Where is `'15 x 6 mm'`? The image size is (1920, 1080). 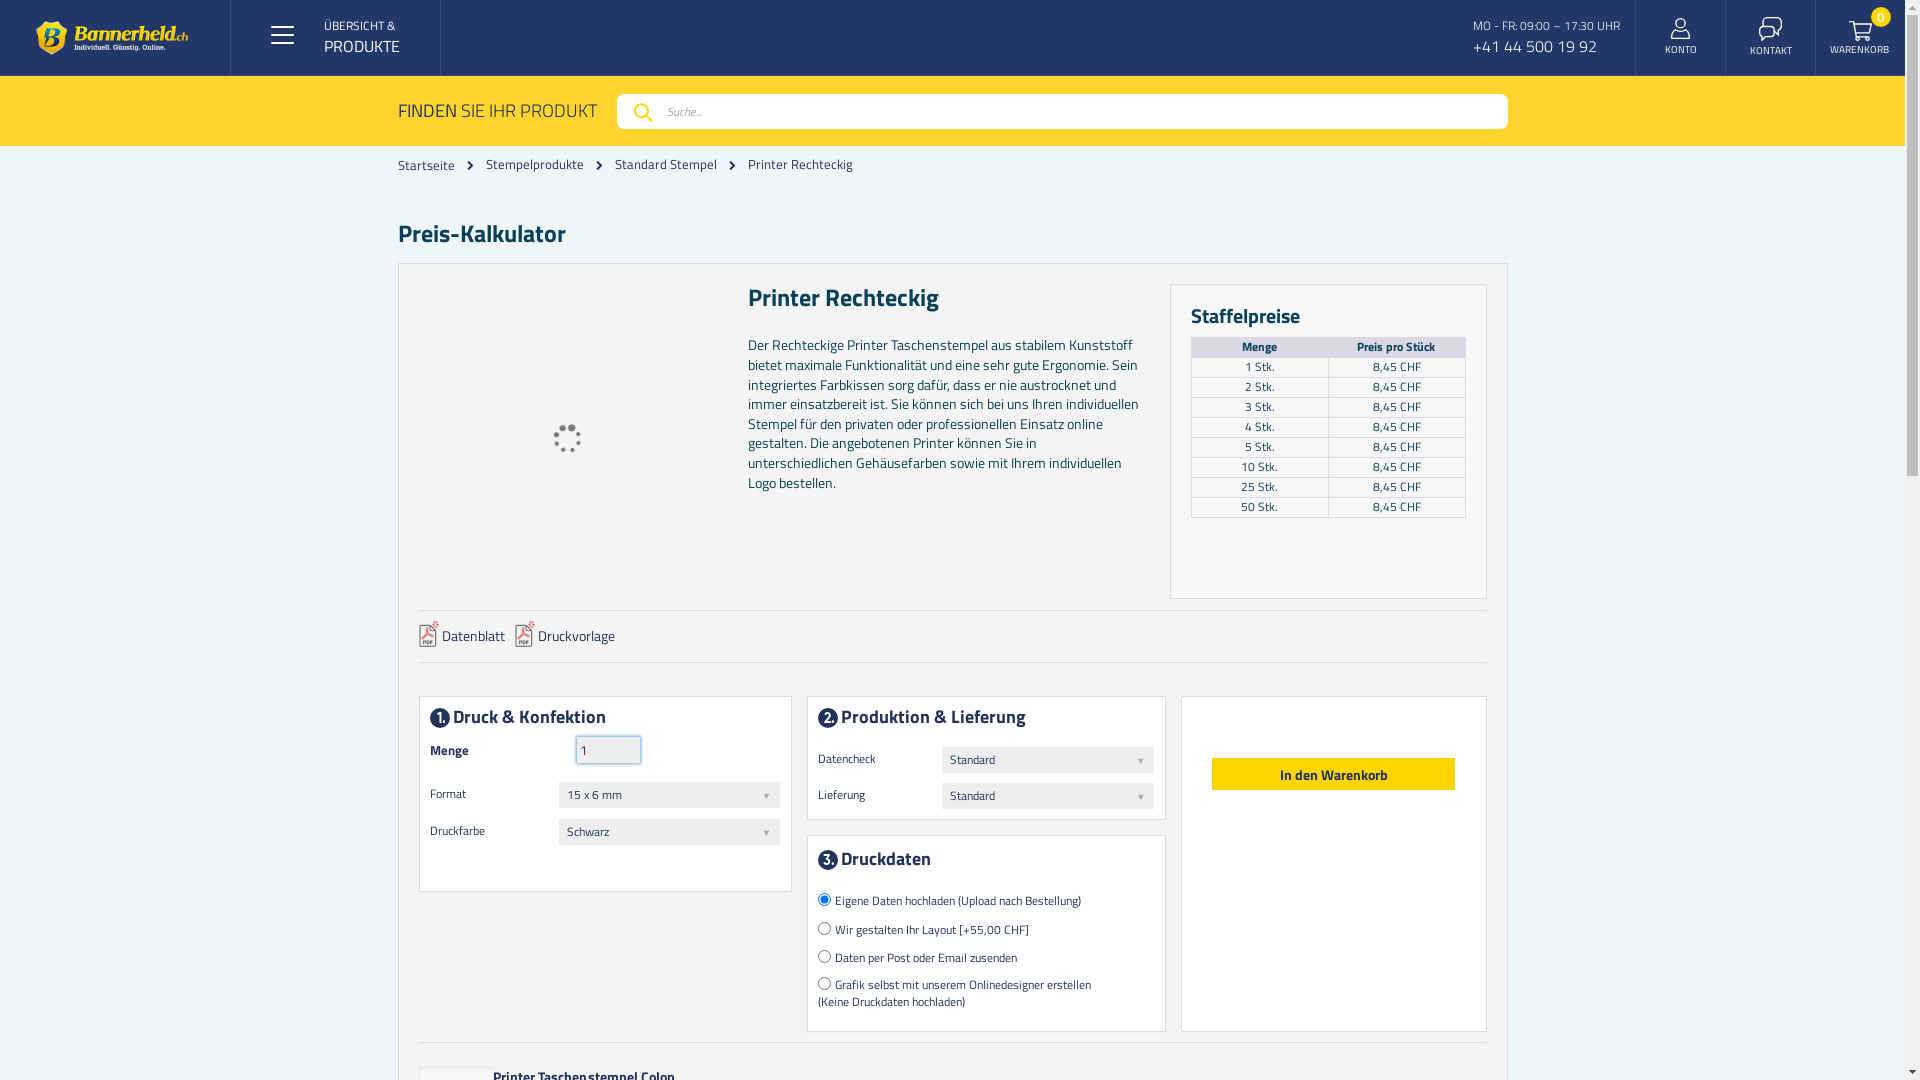
'15 x 6 mm' is located at coordinates (669, 793).